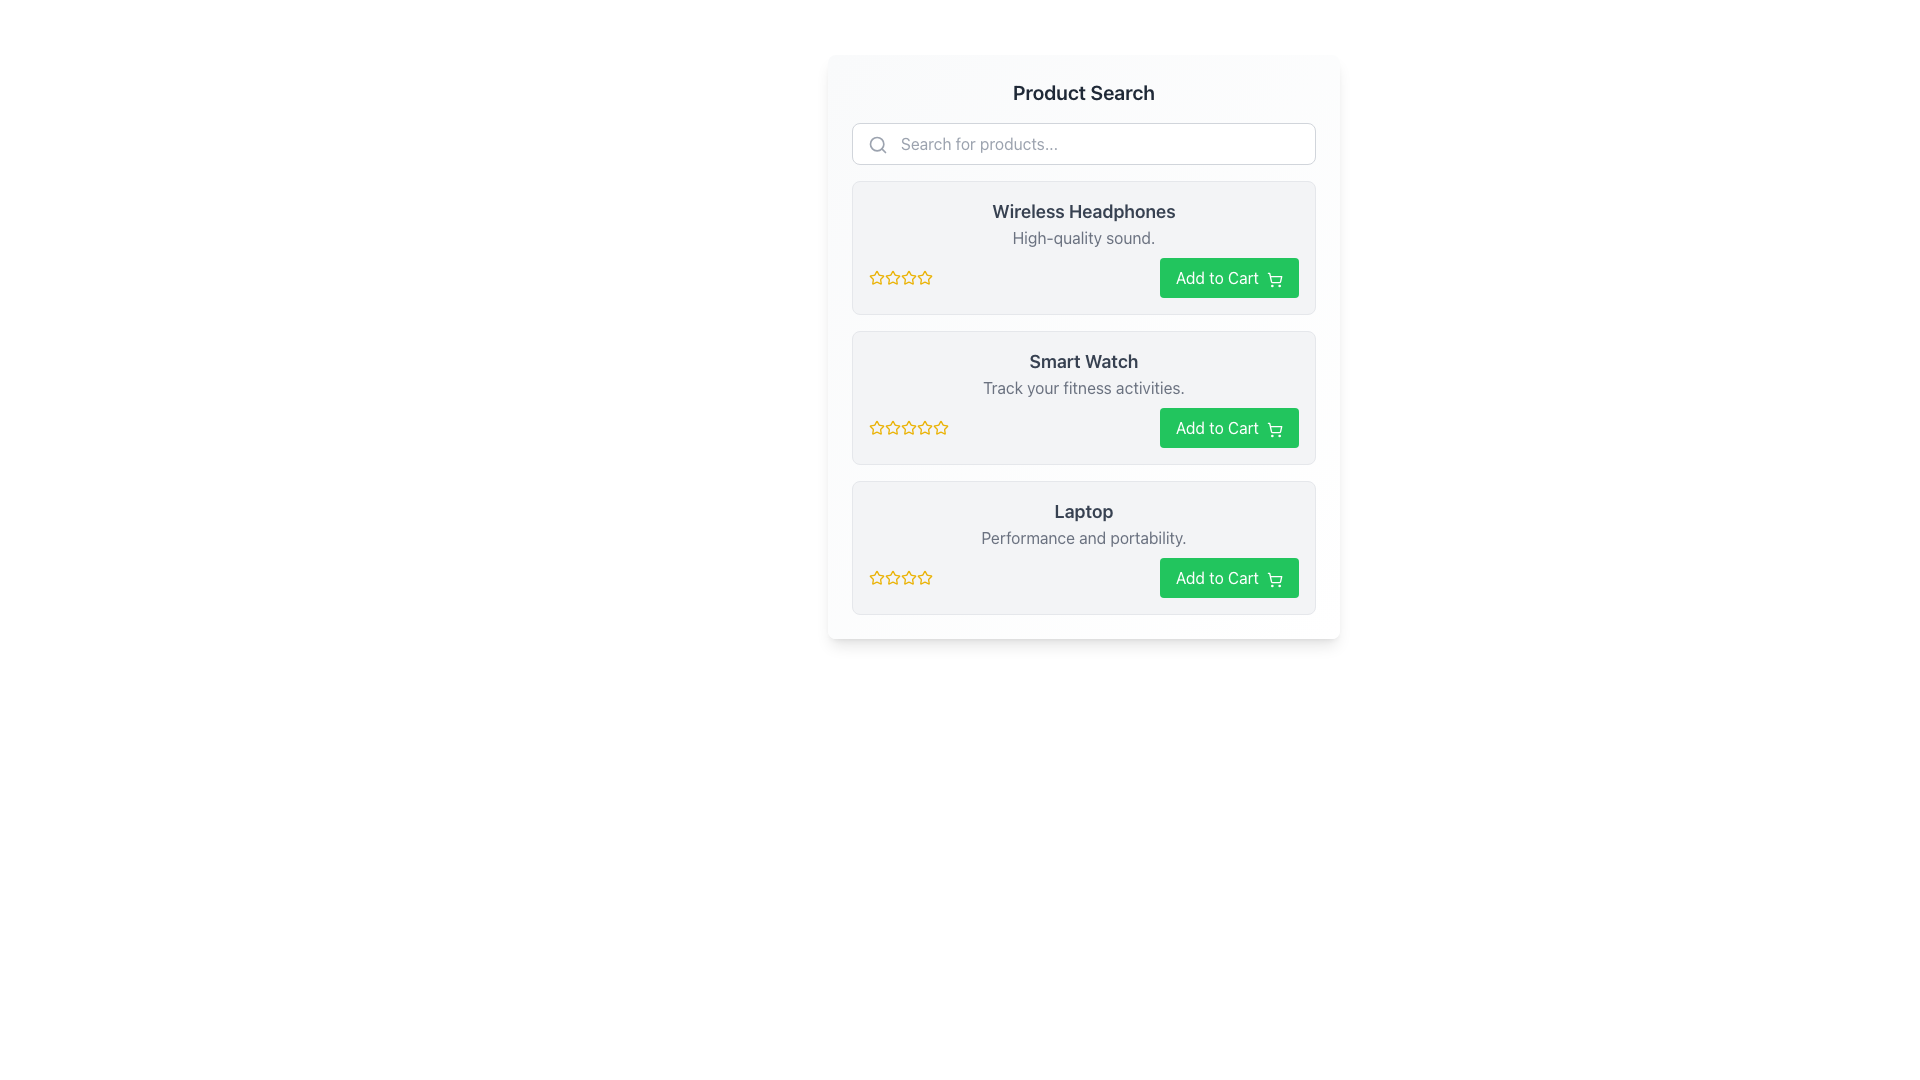 The image size is (1920, 1080). I want to click on the text element displaying 'High-quality sound.' located below the 'Wireless Headphones' title within the bordered product card, so click(1083, 237).